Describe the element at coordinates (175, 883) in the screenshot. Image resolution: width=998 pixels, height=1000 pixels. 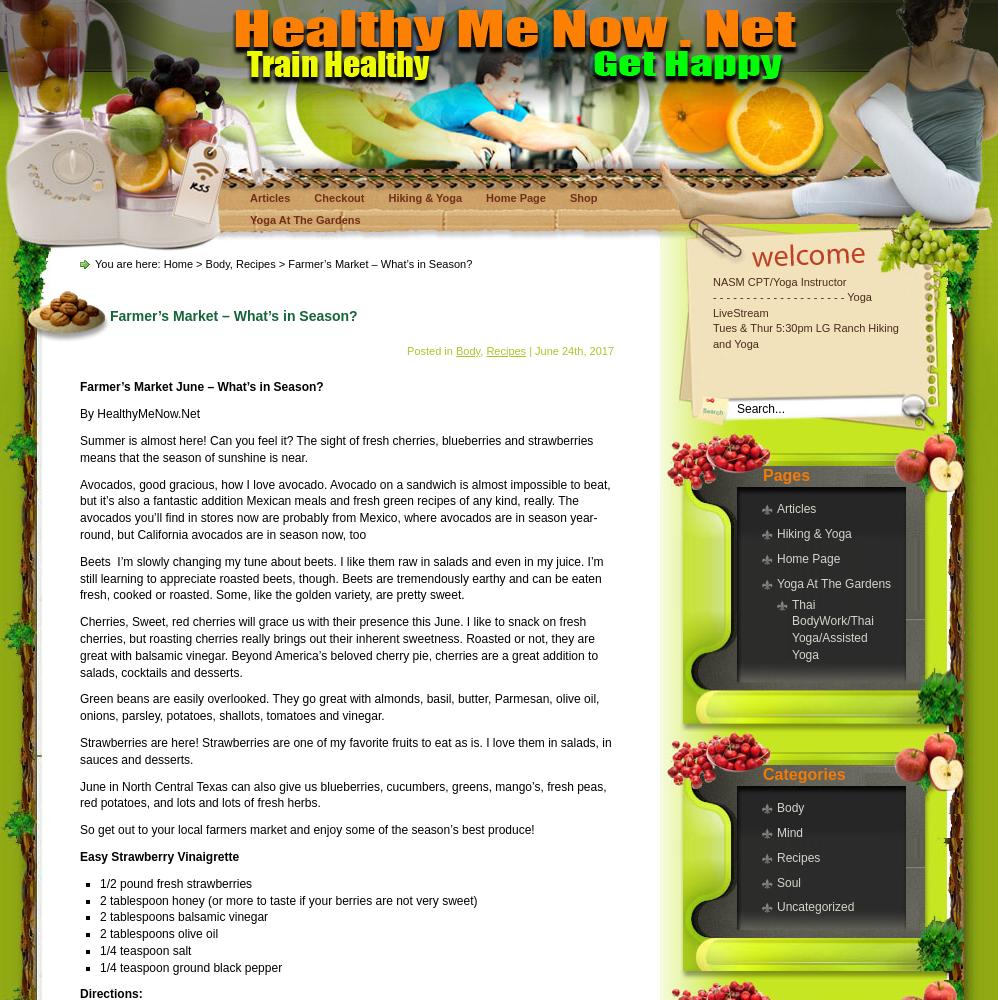
I see `'1/2 pound fresh strawberries'` at that location.